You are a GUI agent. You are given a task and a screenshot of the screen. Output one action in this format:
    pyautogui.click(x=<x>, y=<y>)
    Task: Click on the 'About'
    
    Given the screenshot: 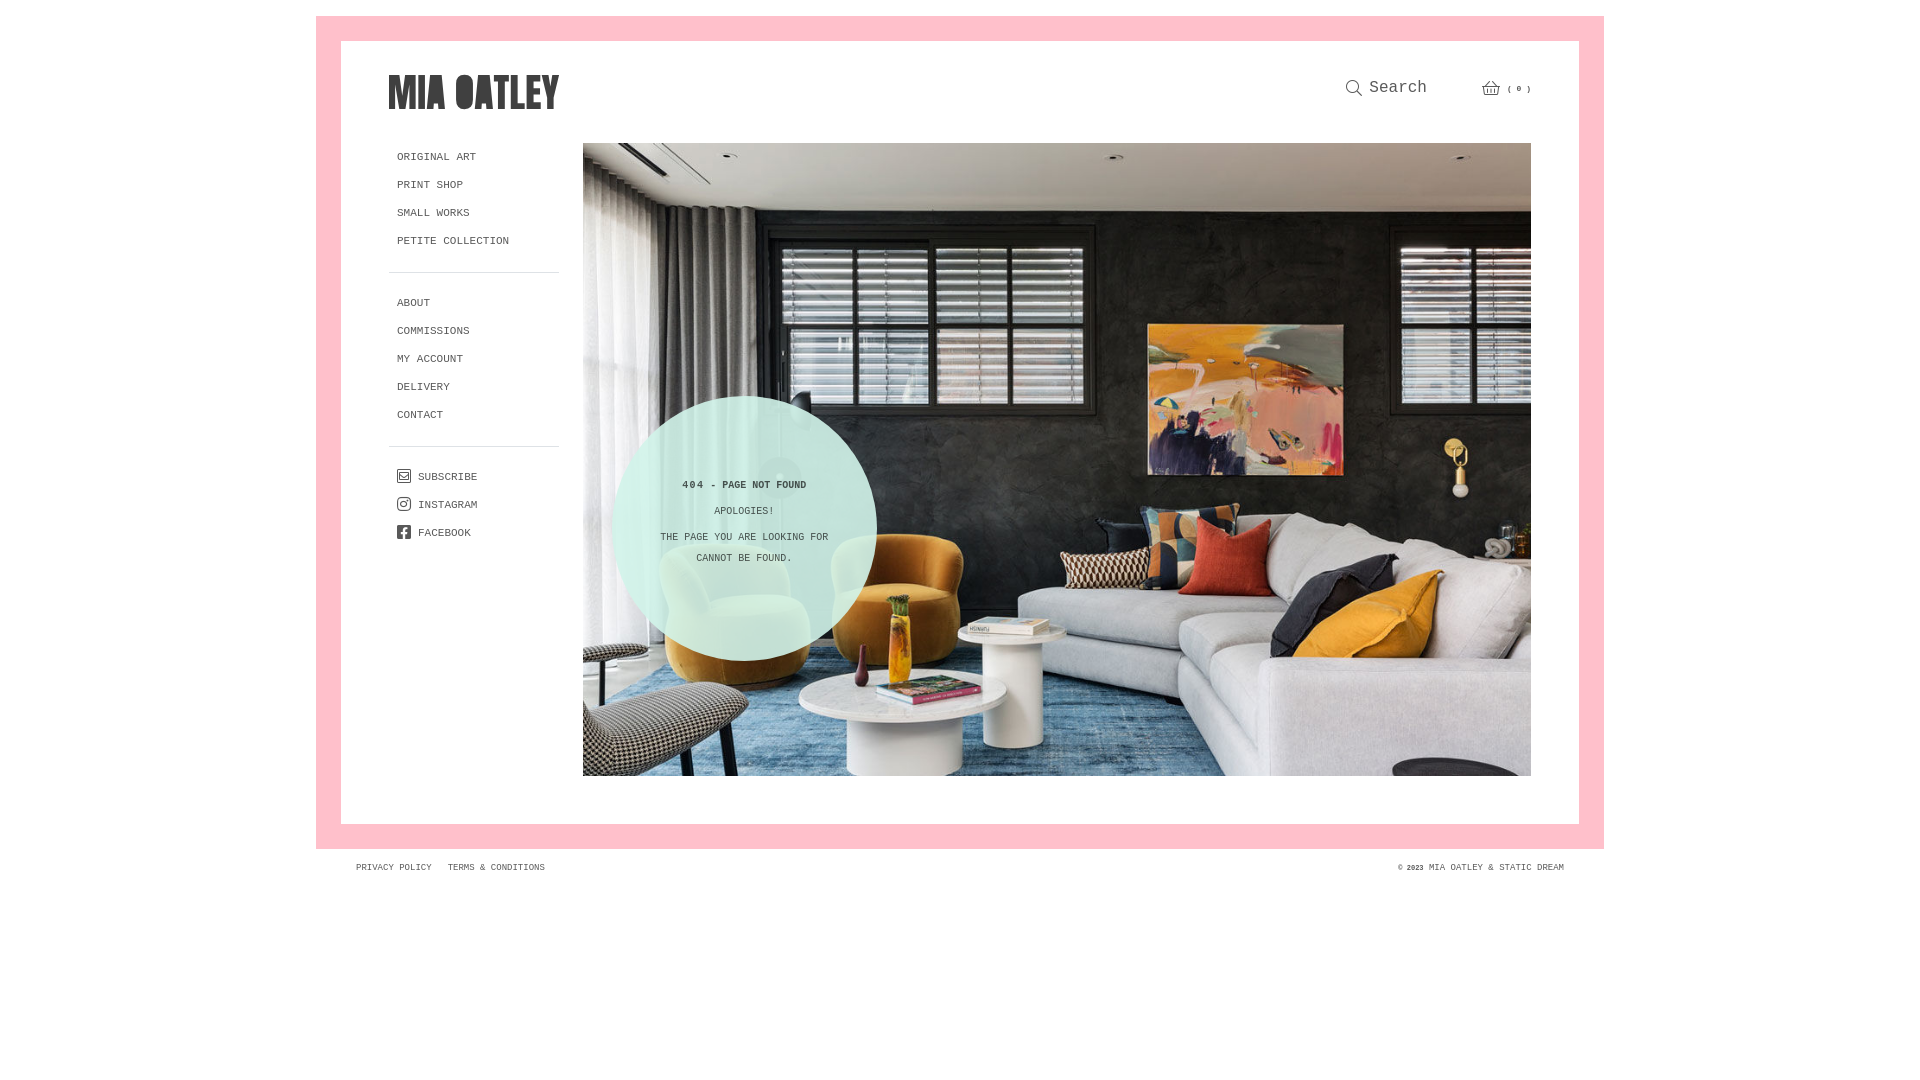 What is the action you would take?
    pyautogui.click(x=388, y=303)
    